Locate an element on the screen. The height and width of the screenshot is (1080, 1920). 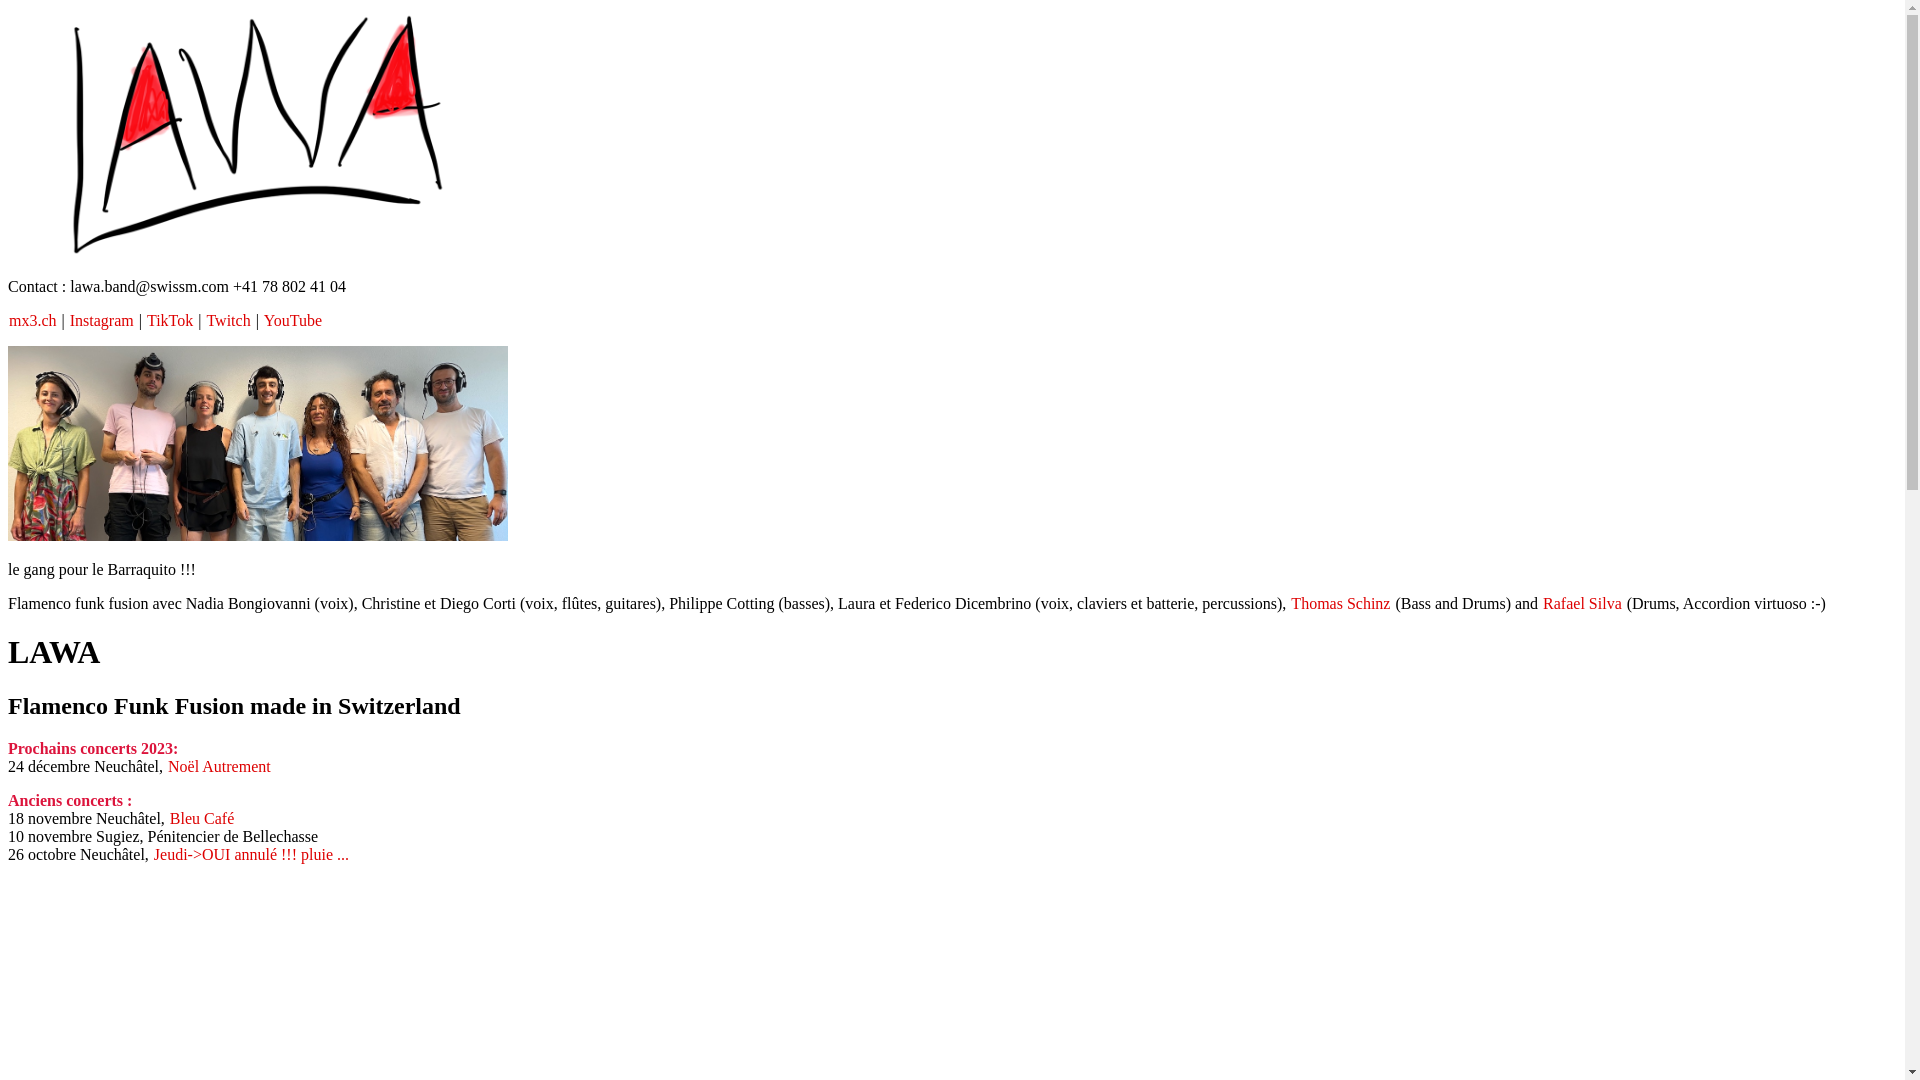
'YouTube' is located at coordinates (291, 318).